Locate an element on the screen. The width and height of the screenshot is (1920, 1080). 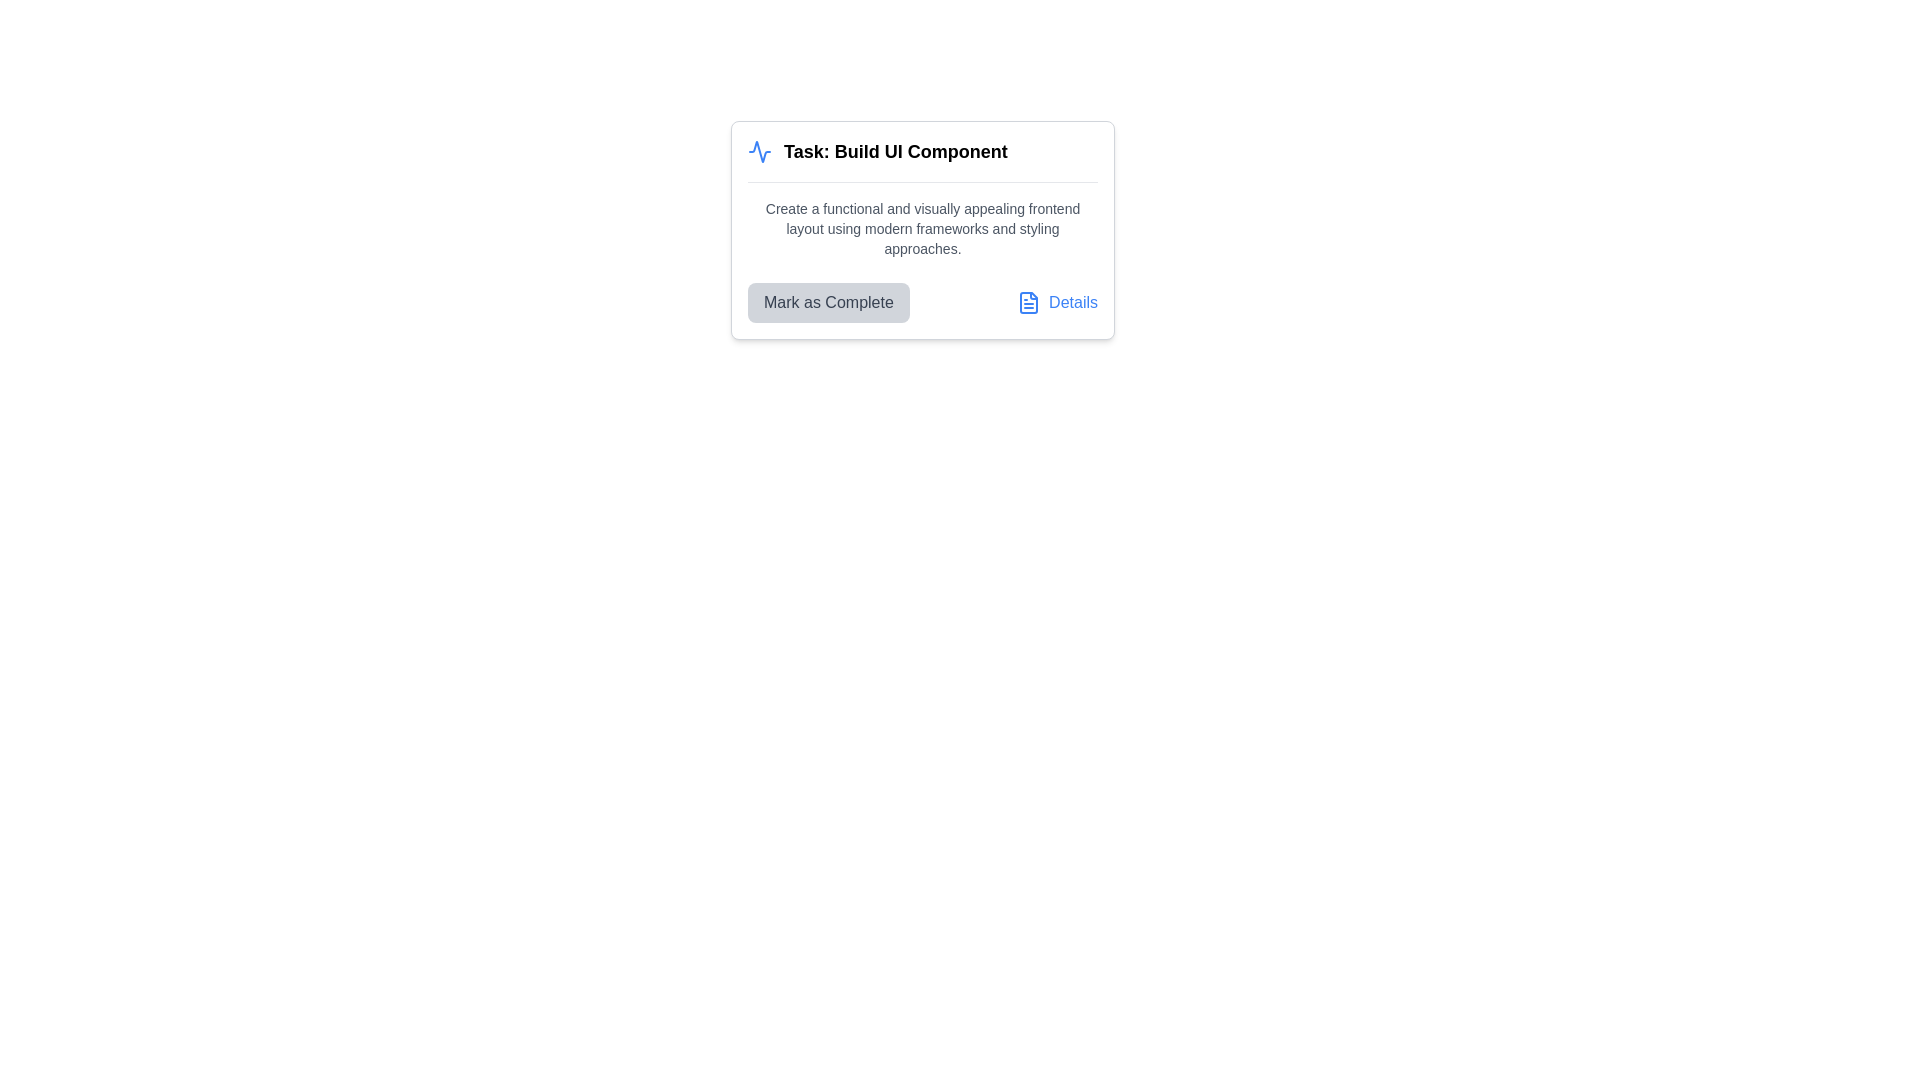
the small blue SVG icon resembling a waveform, located to the left of the text 'Task: Build UI Component' is located at coordinates (758, 150).